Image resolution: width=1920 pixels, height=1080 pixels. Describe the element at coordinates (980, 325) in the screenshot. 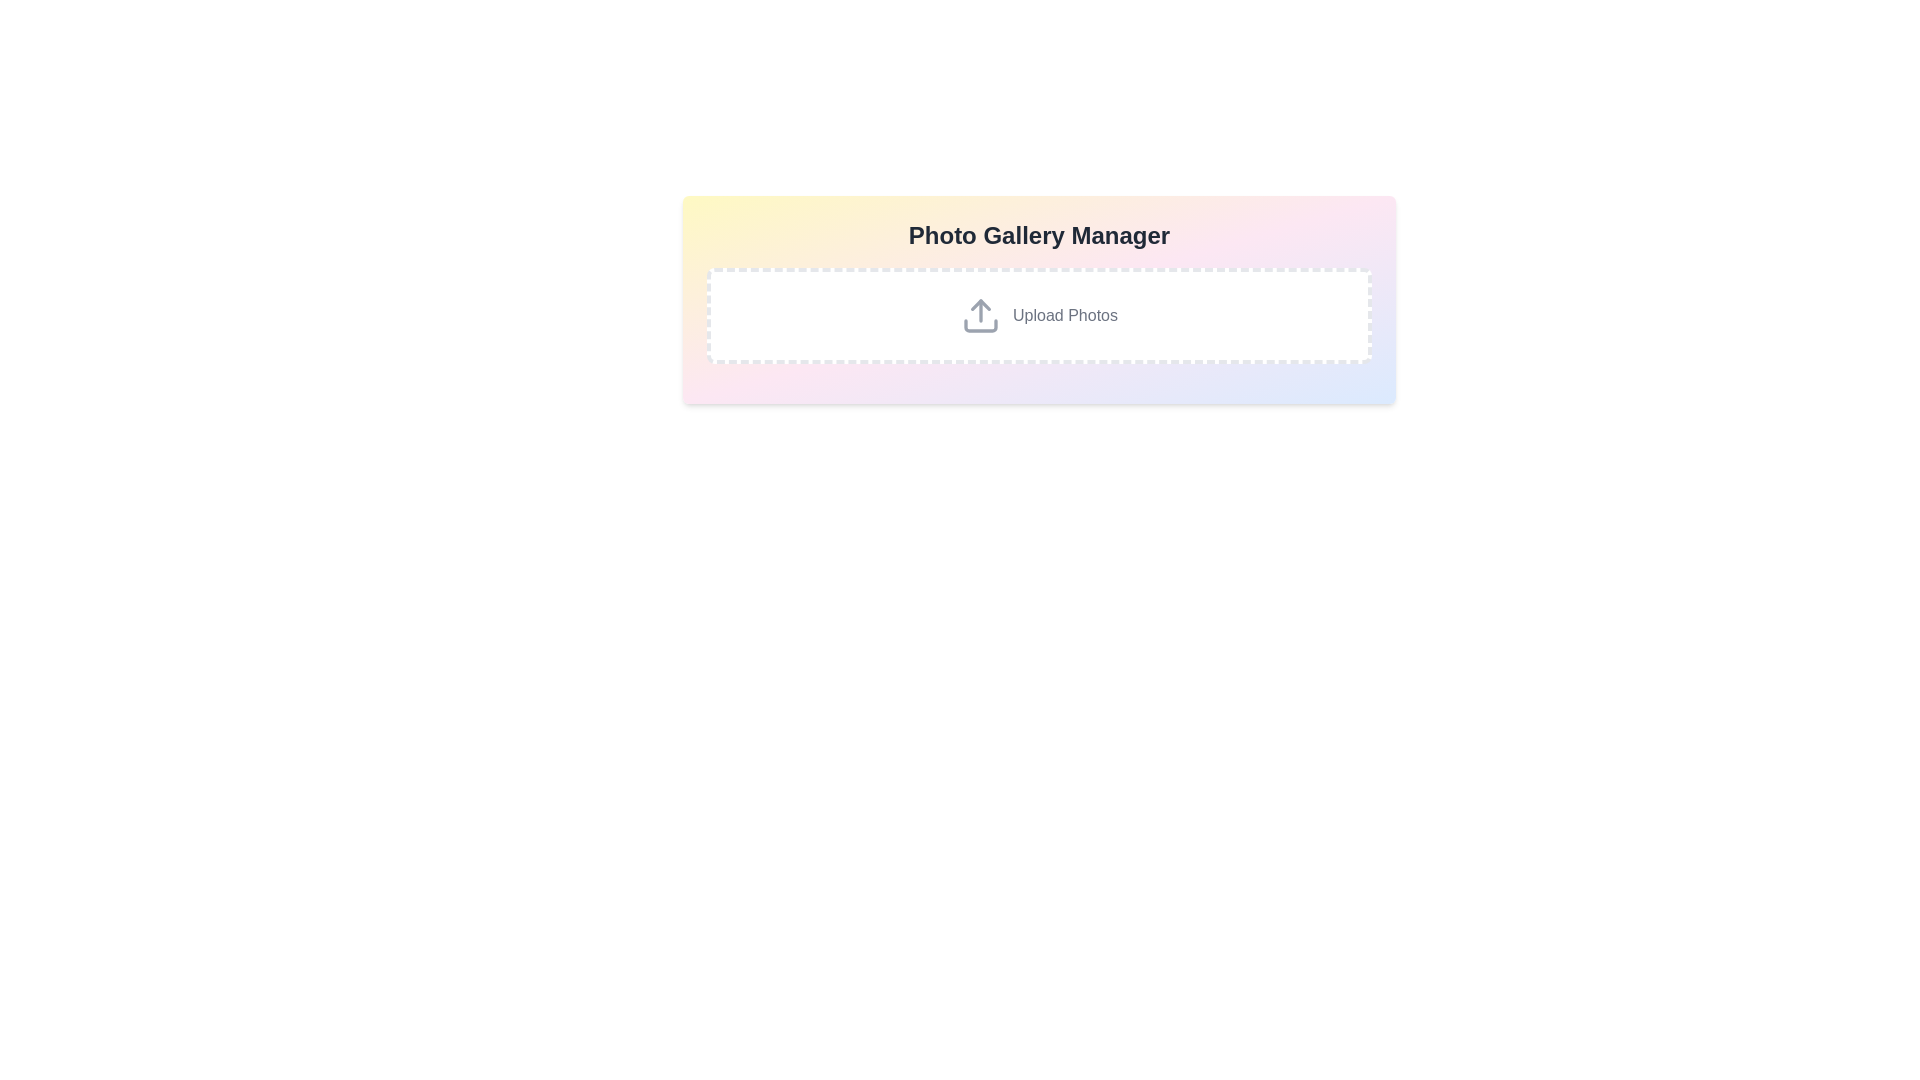

I see `the upload icon which is part of the SVG component representing the upload feature, located centrally in the interface` at that location.